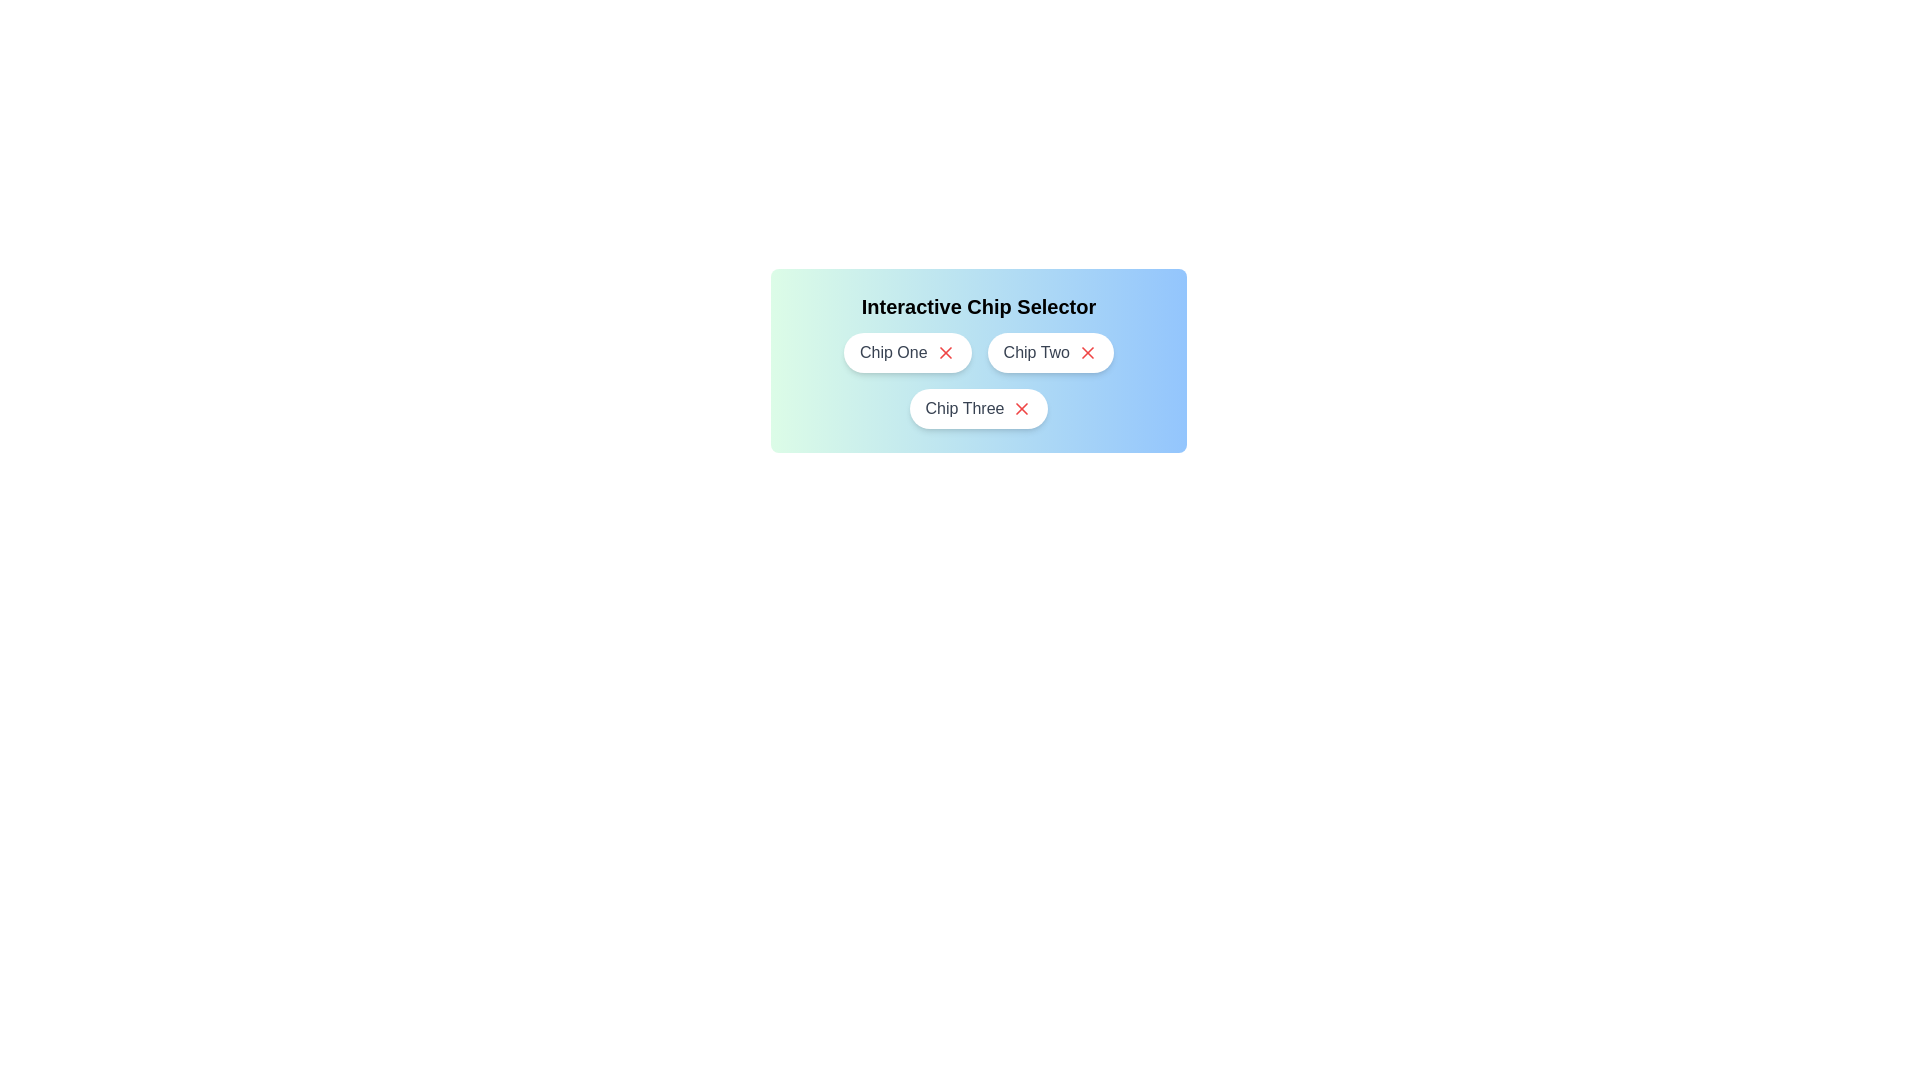 The height and width of the screenshot is (1080, 1920). I want to click on close button of the chip labeled Chip Three to remove it, so click(1022, 407).